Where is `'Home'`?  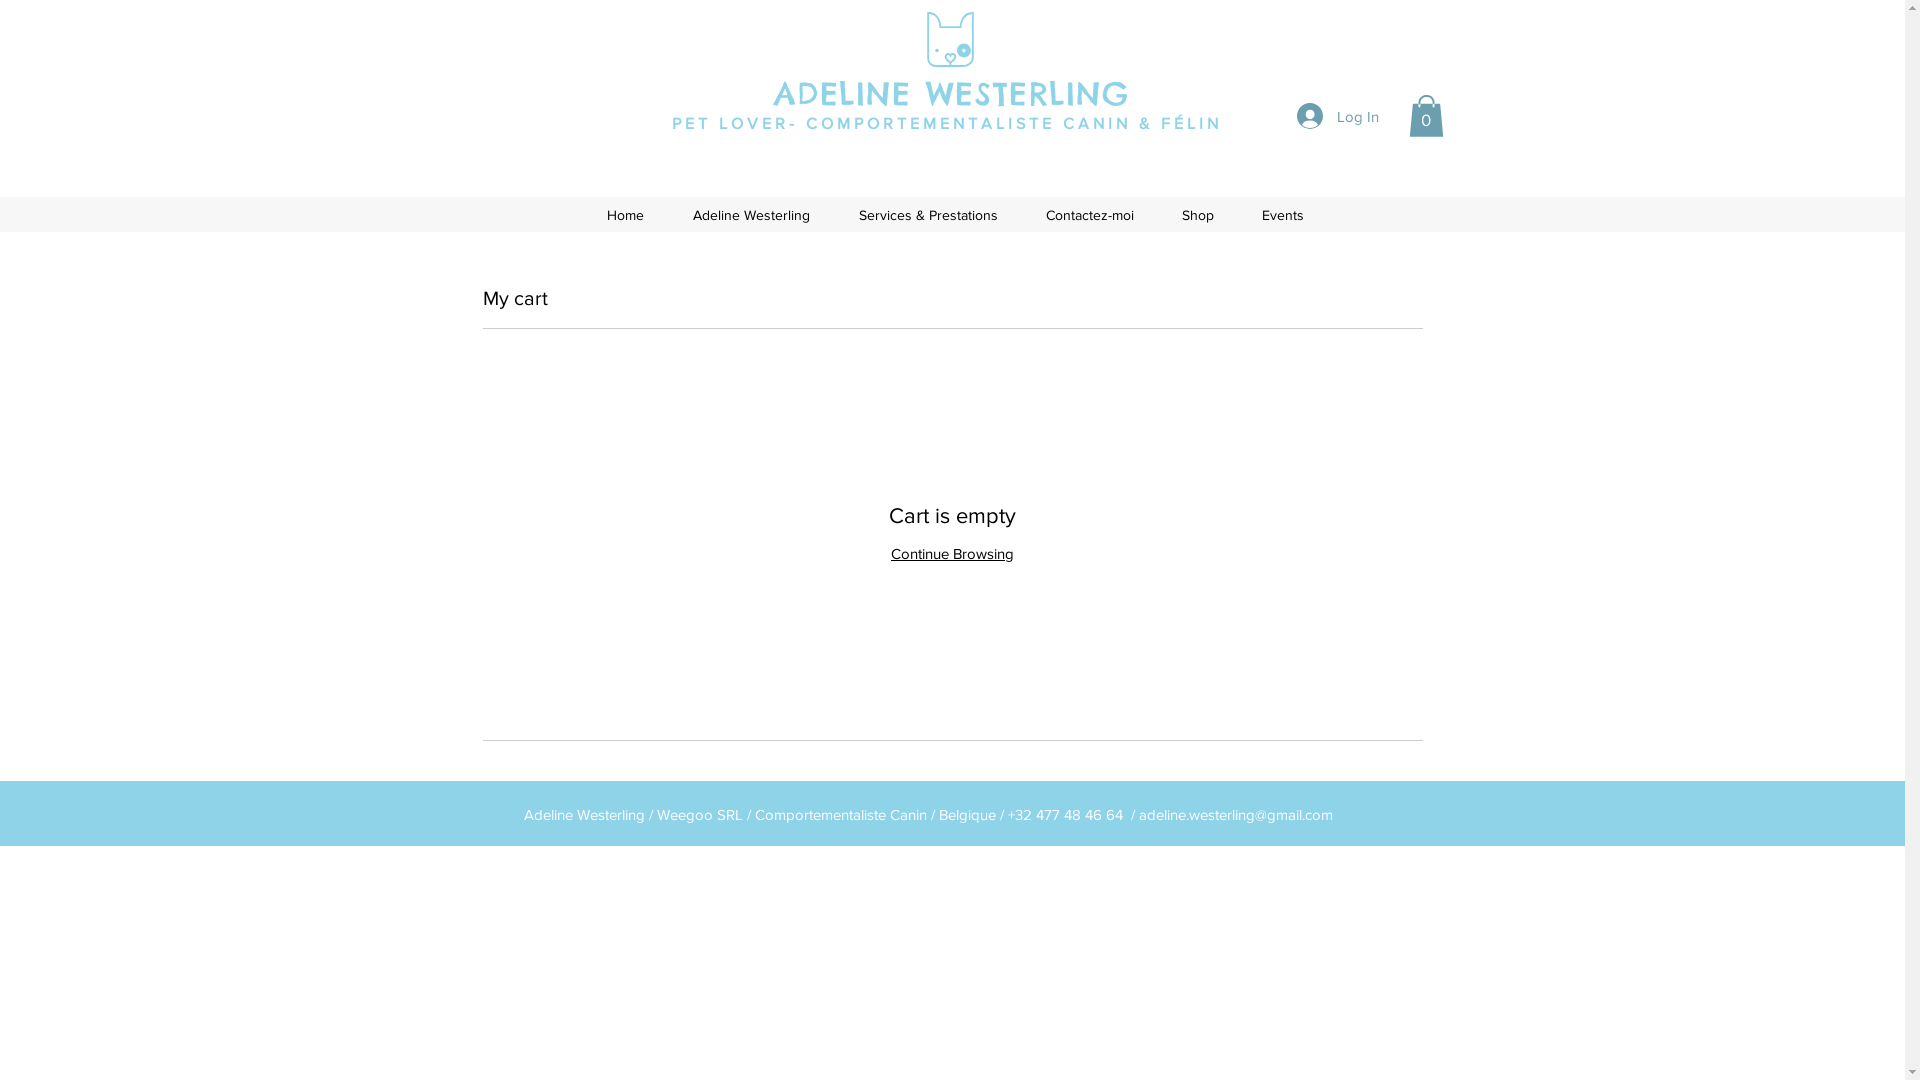 'Home' is located at coordinates (623, 215).